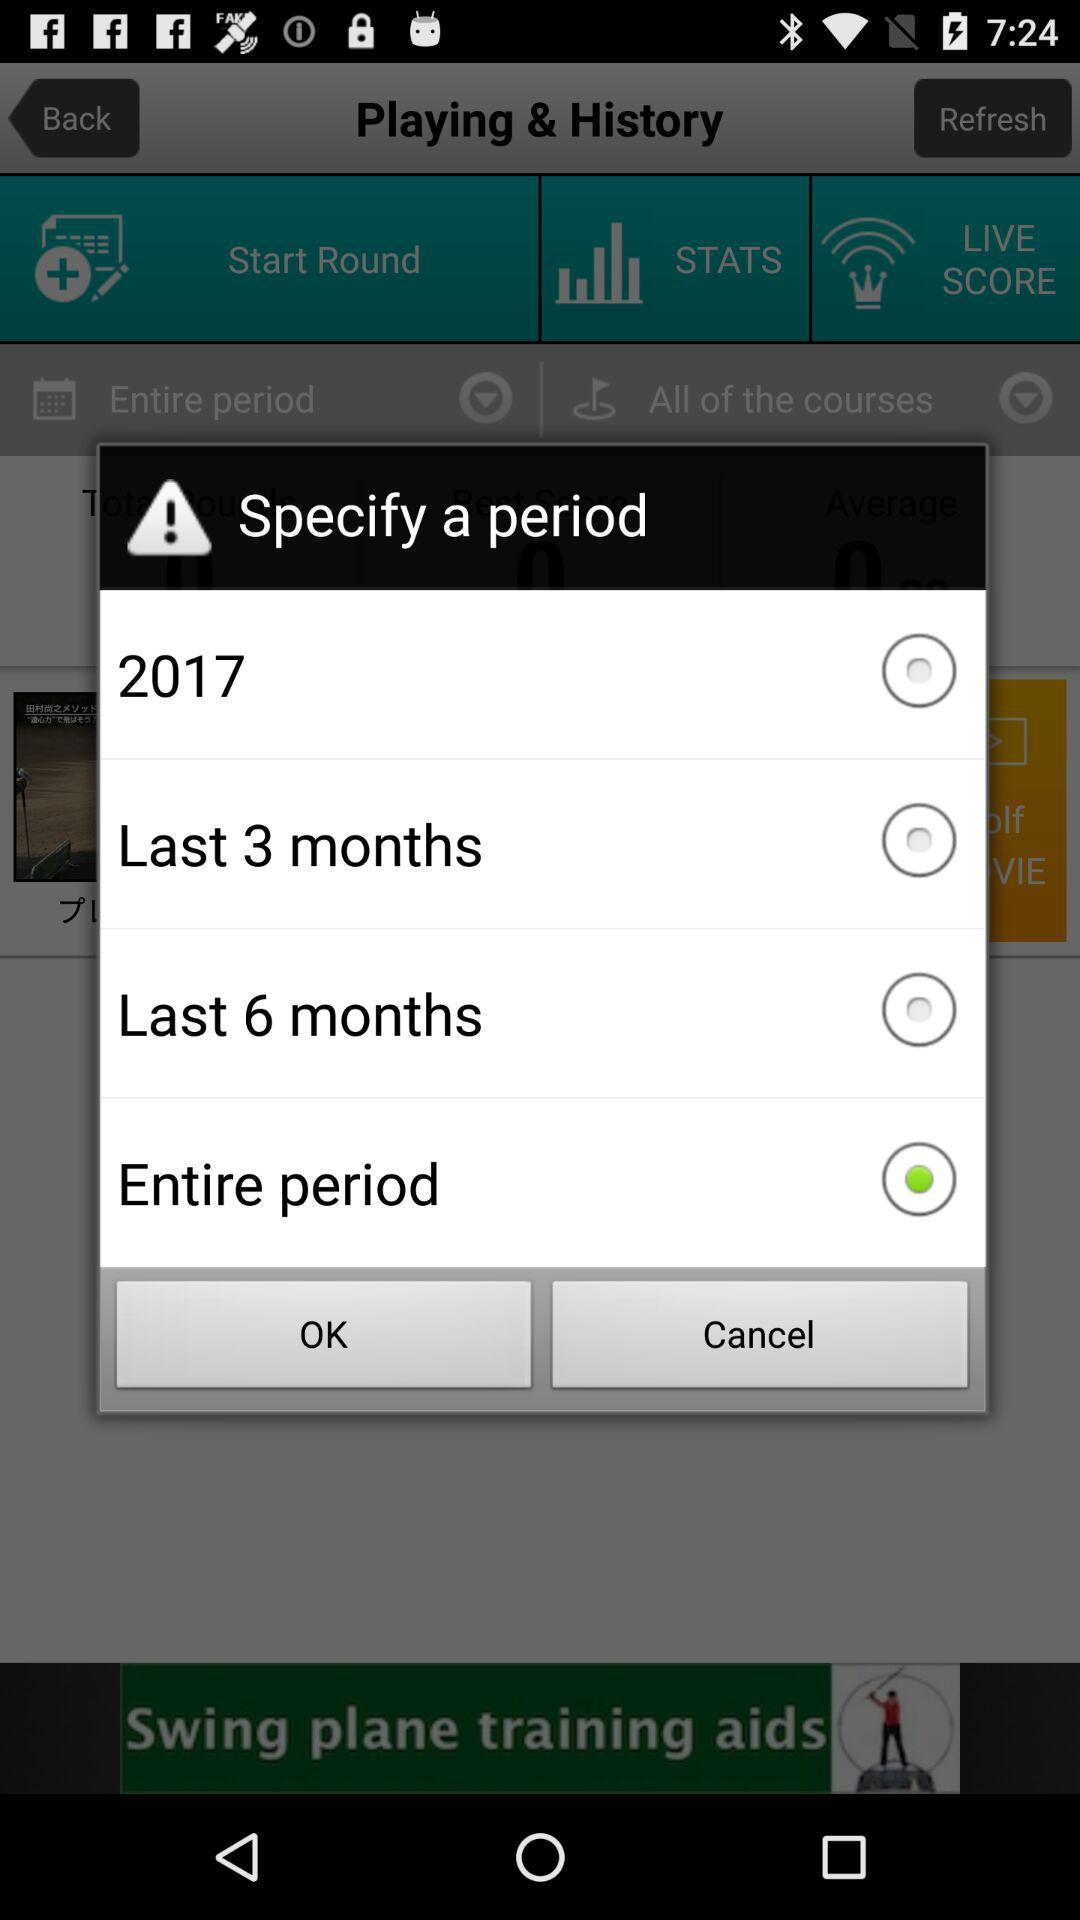  Describe the element at coordinates (760, 1340) in the screenshot. I see `the icon below the entire period checkbox` at that location.